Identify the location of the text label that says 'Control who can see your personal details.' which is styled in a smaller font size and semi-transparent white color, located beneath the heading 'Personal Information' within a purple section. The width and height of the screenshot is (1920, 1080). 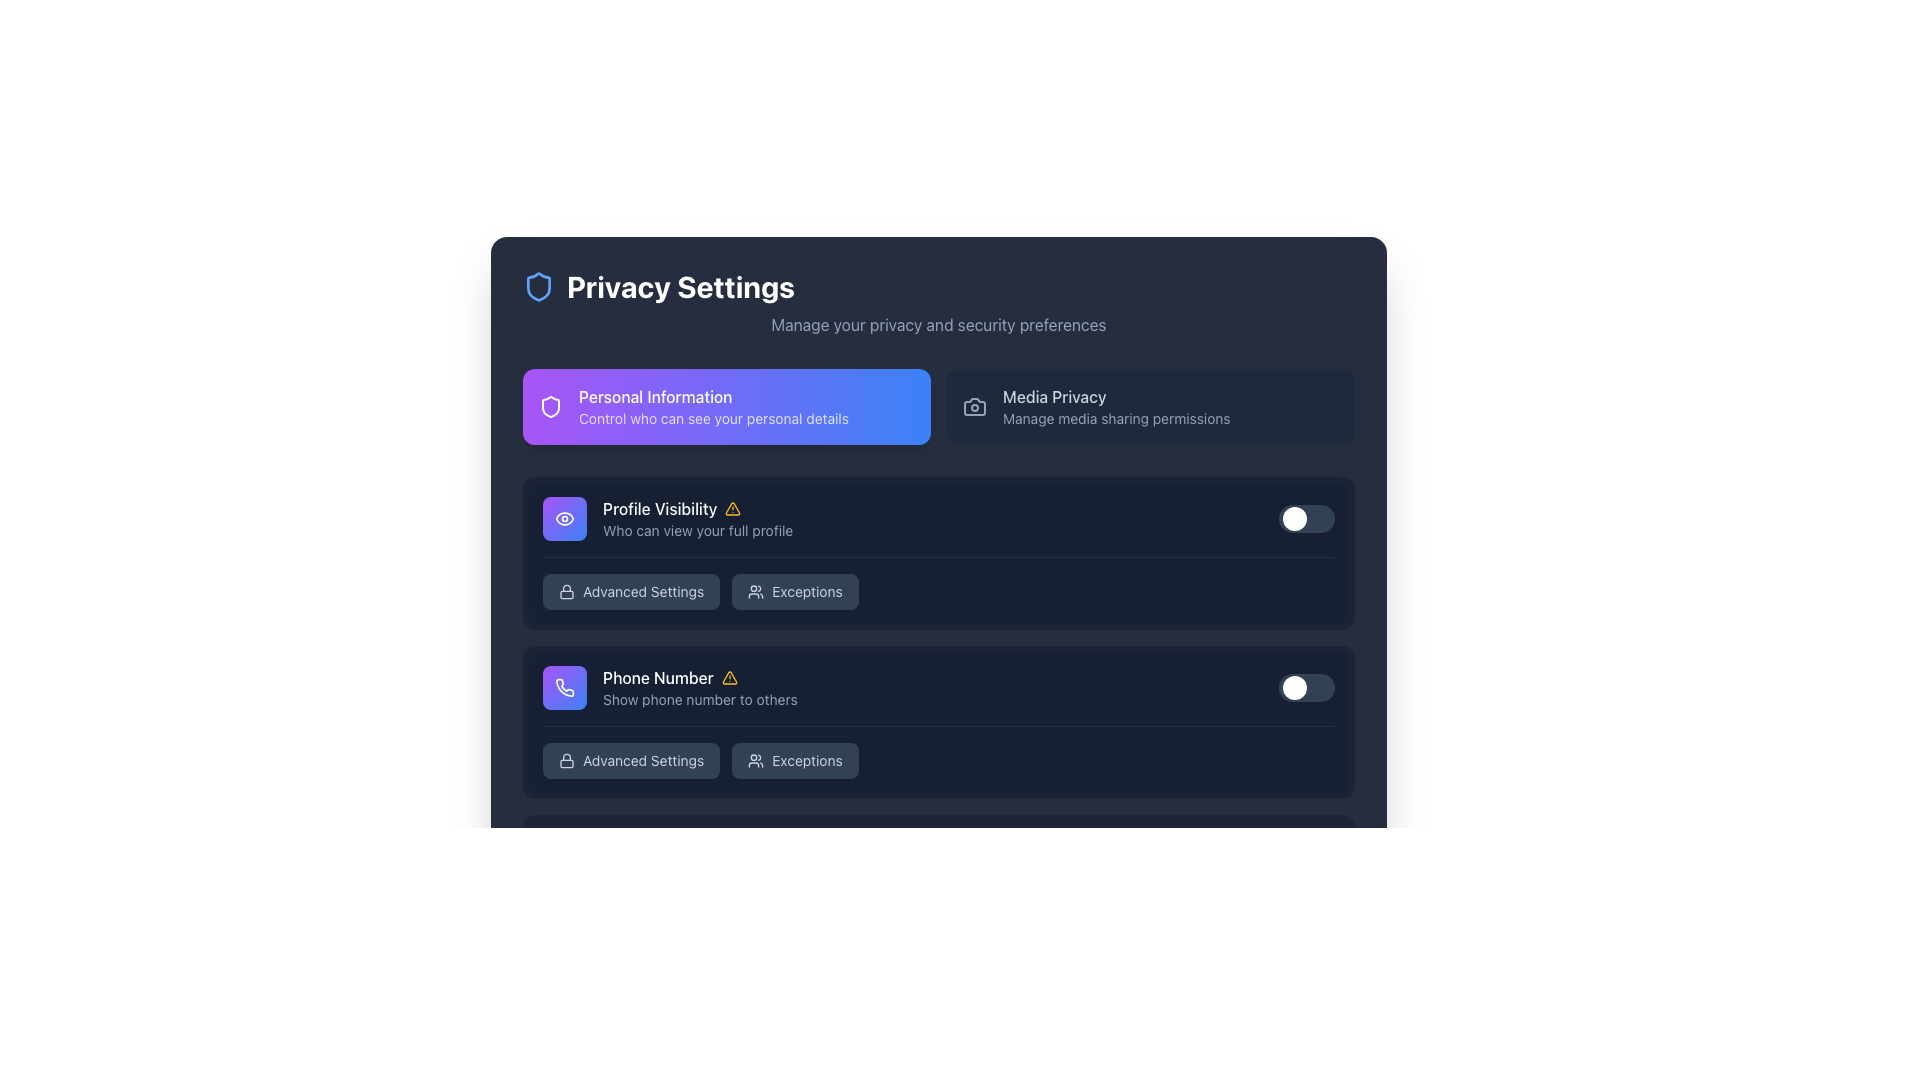
(714, 418).